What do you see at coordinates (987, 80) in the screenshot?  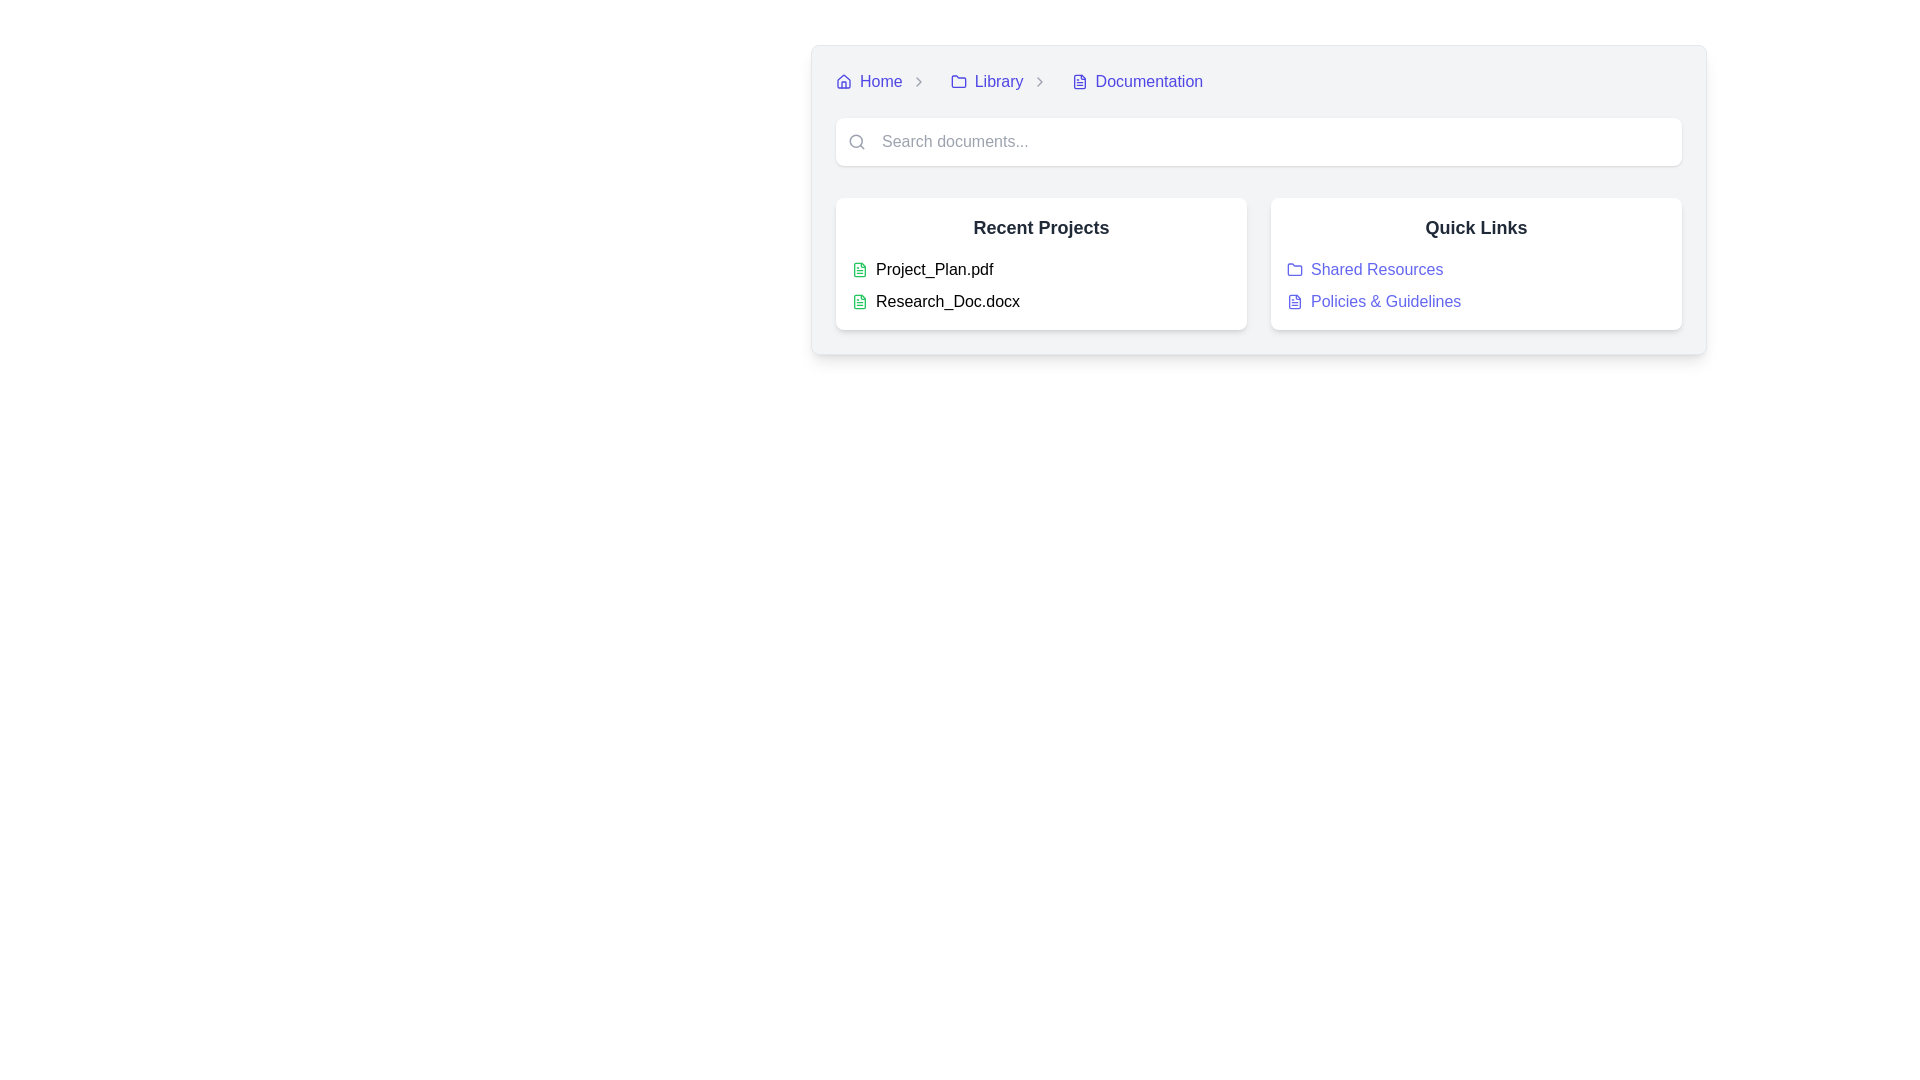 I see `the 'Library' breadcrumb navigation link` at bounding box center [987, 80].